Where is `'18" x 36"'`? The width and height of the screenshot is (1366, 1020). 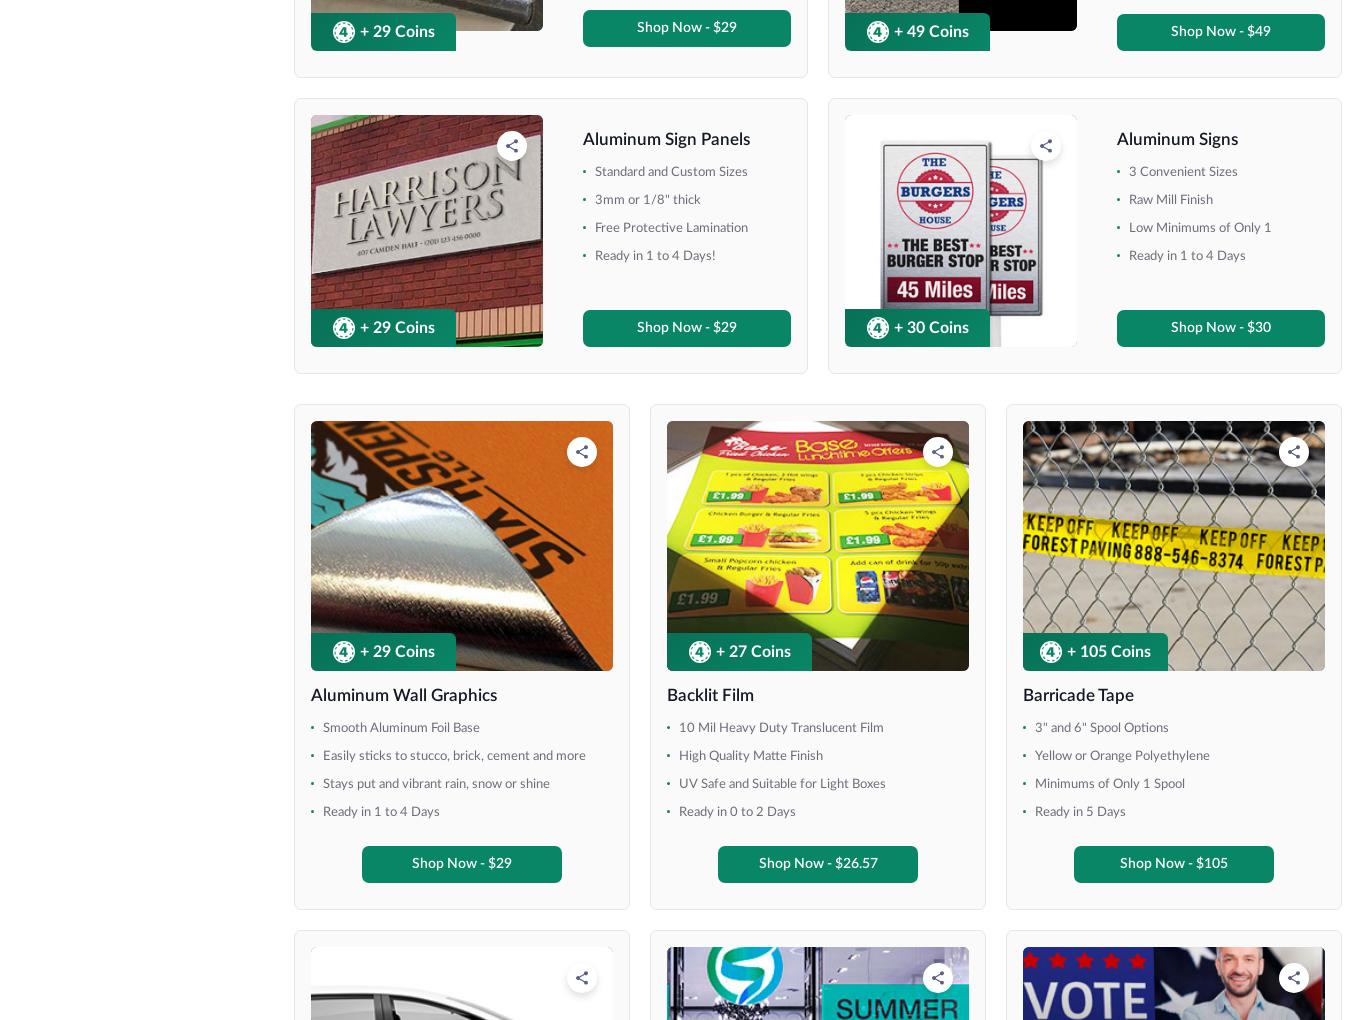
'18" x 36"' is located at coordinates (82, 12).